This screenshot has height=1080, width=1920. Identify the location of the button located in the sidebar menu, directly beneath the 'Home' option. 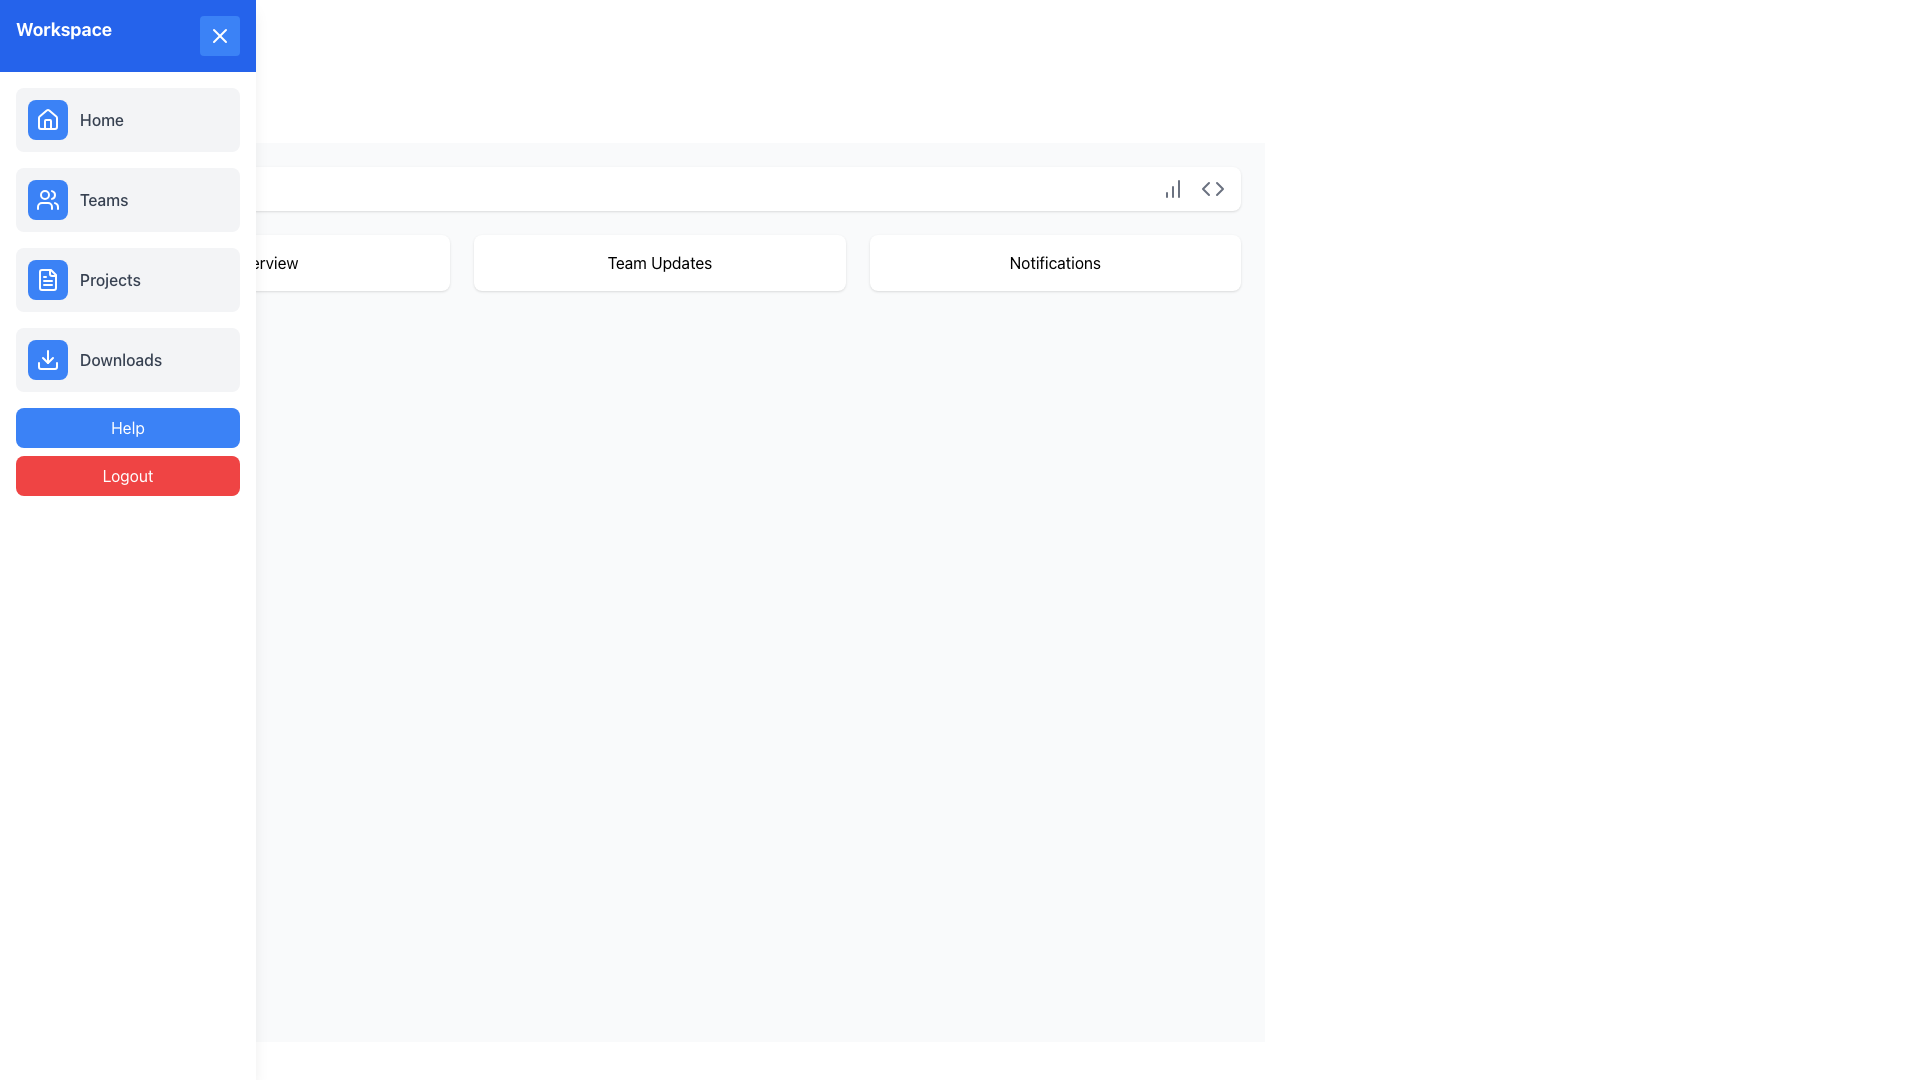
(127, 200).